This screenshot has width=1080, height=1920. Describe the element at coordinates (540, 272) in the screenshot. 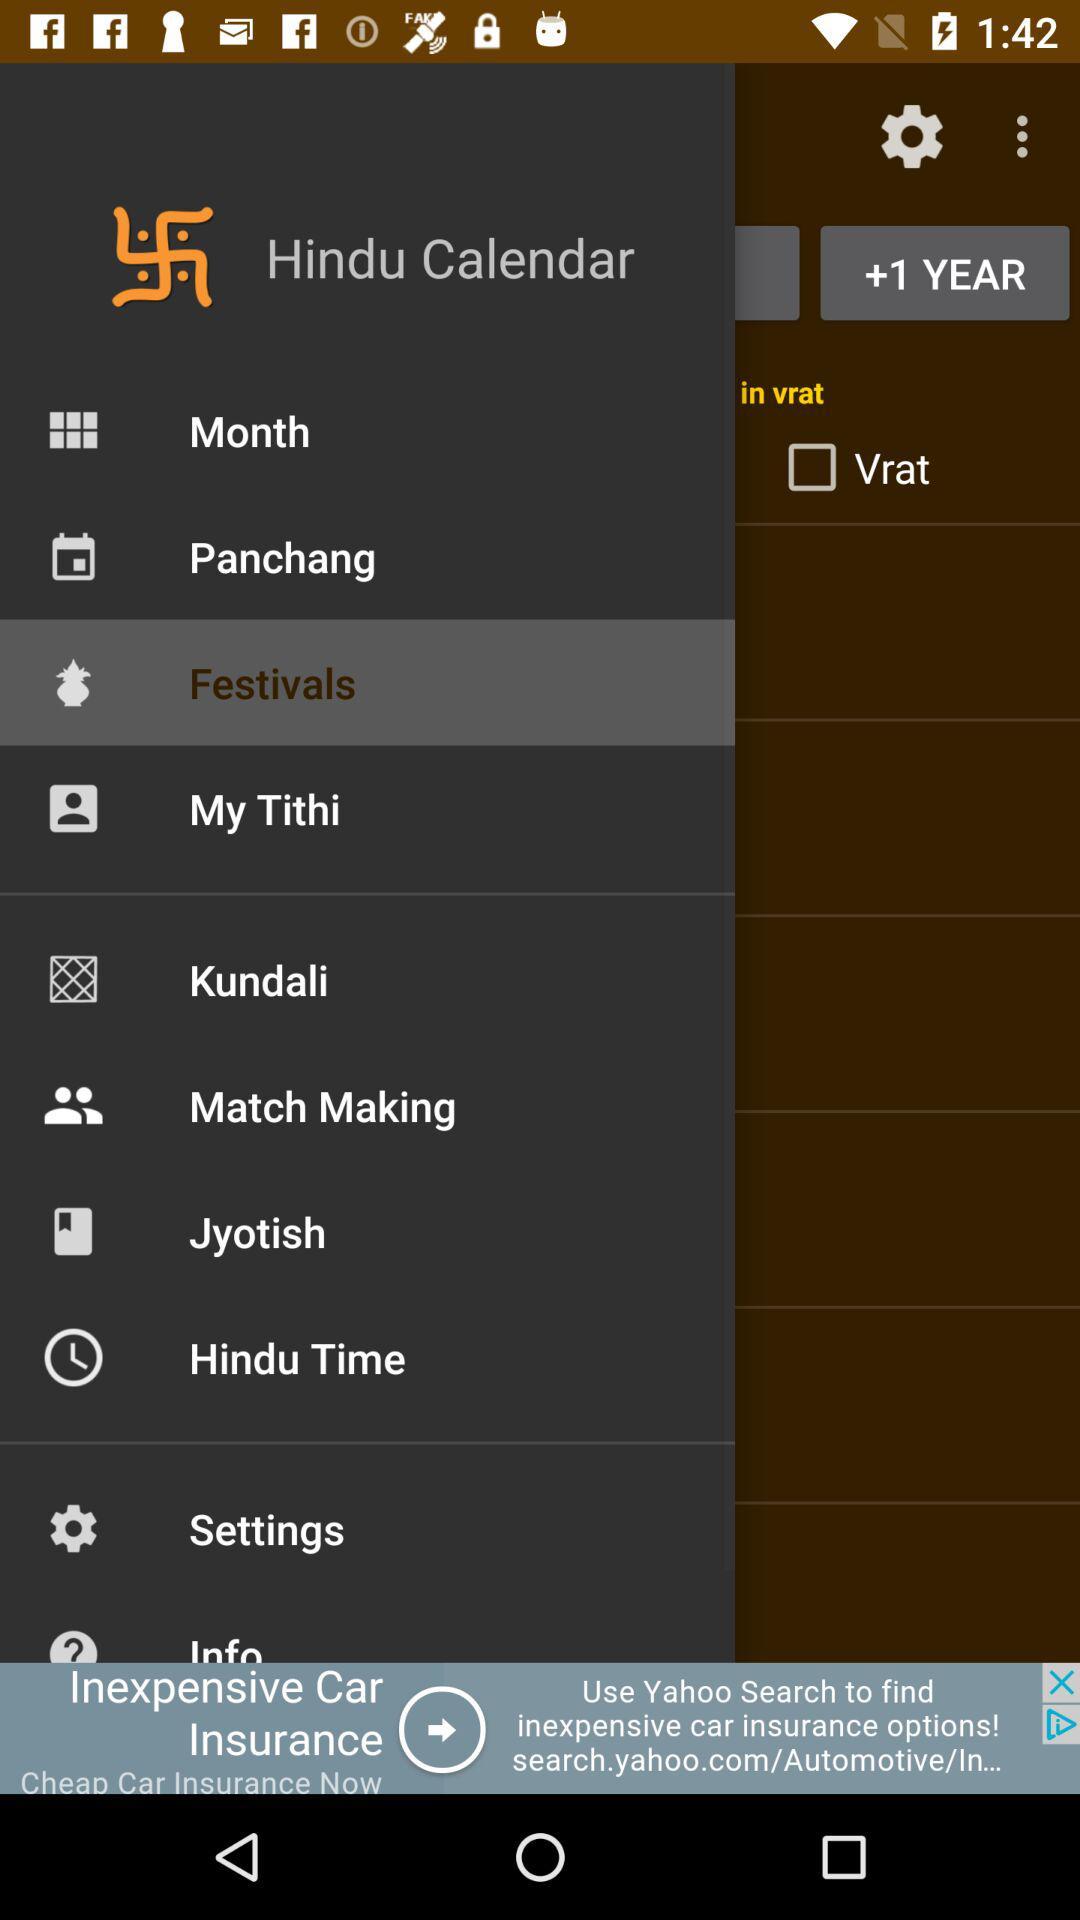

I see `the text beside 1year` at that location.